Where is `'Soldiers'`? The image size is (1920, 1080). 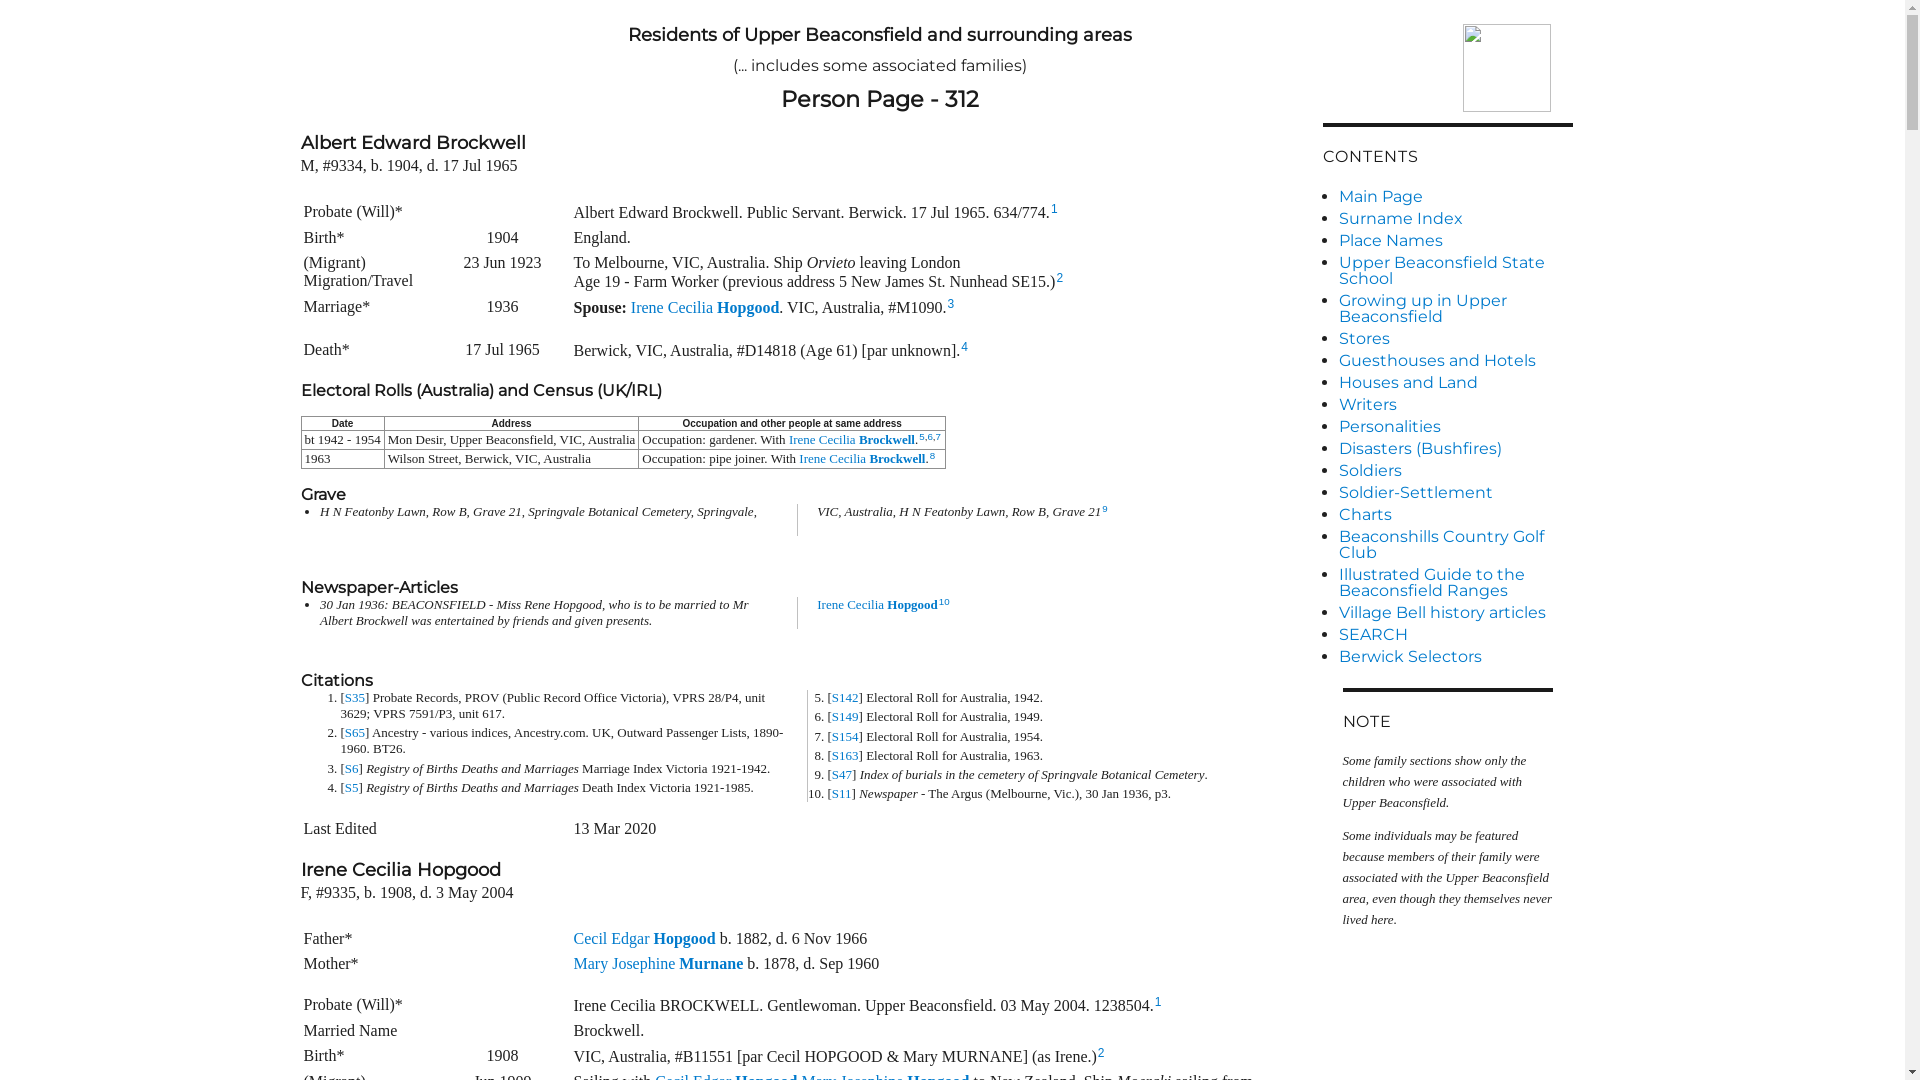
'Soldiers' is located at coordinates (1454, 470).